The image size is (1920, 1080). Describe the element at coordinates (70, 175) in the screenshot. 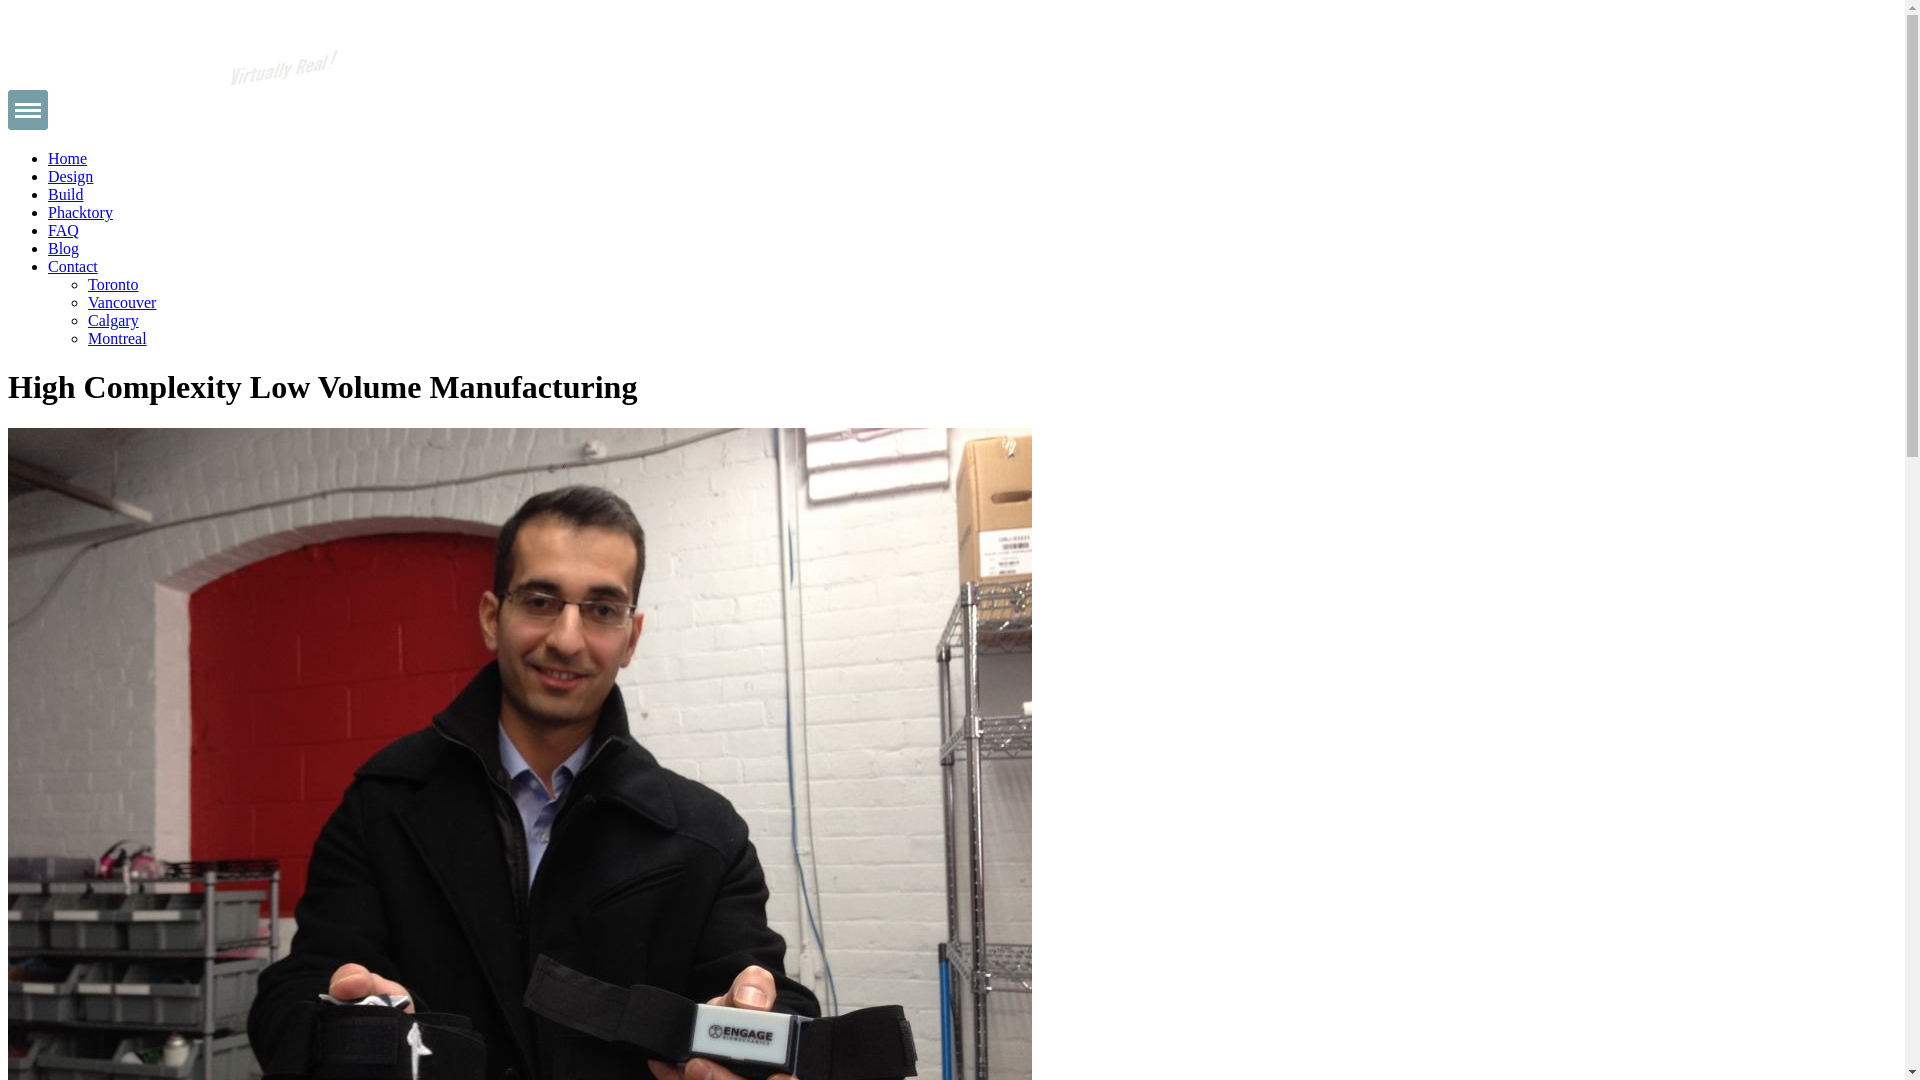

I see `'Design'` at that location.